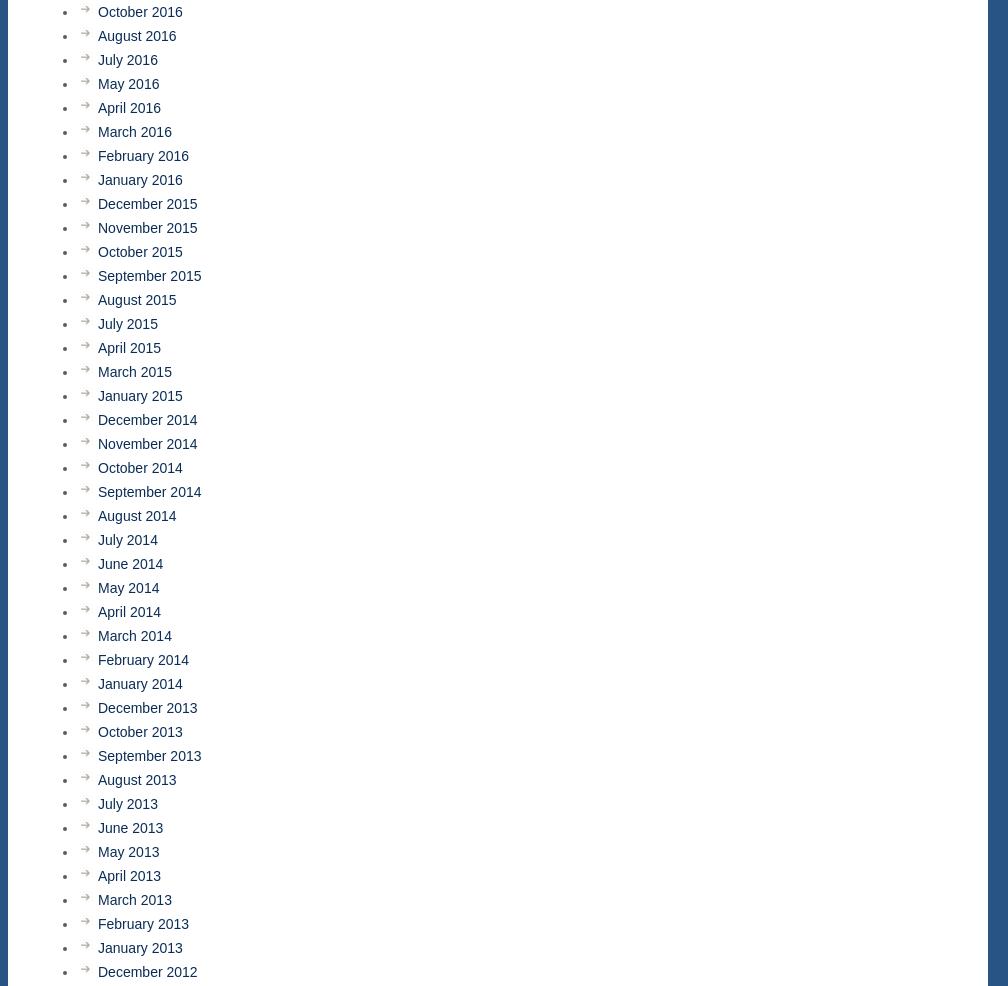  I want to click on 'March 2013', so click(134, 899).